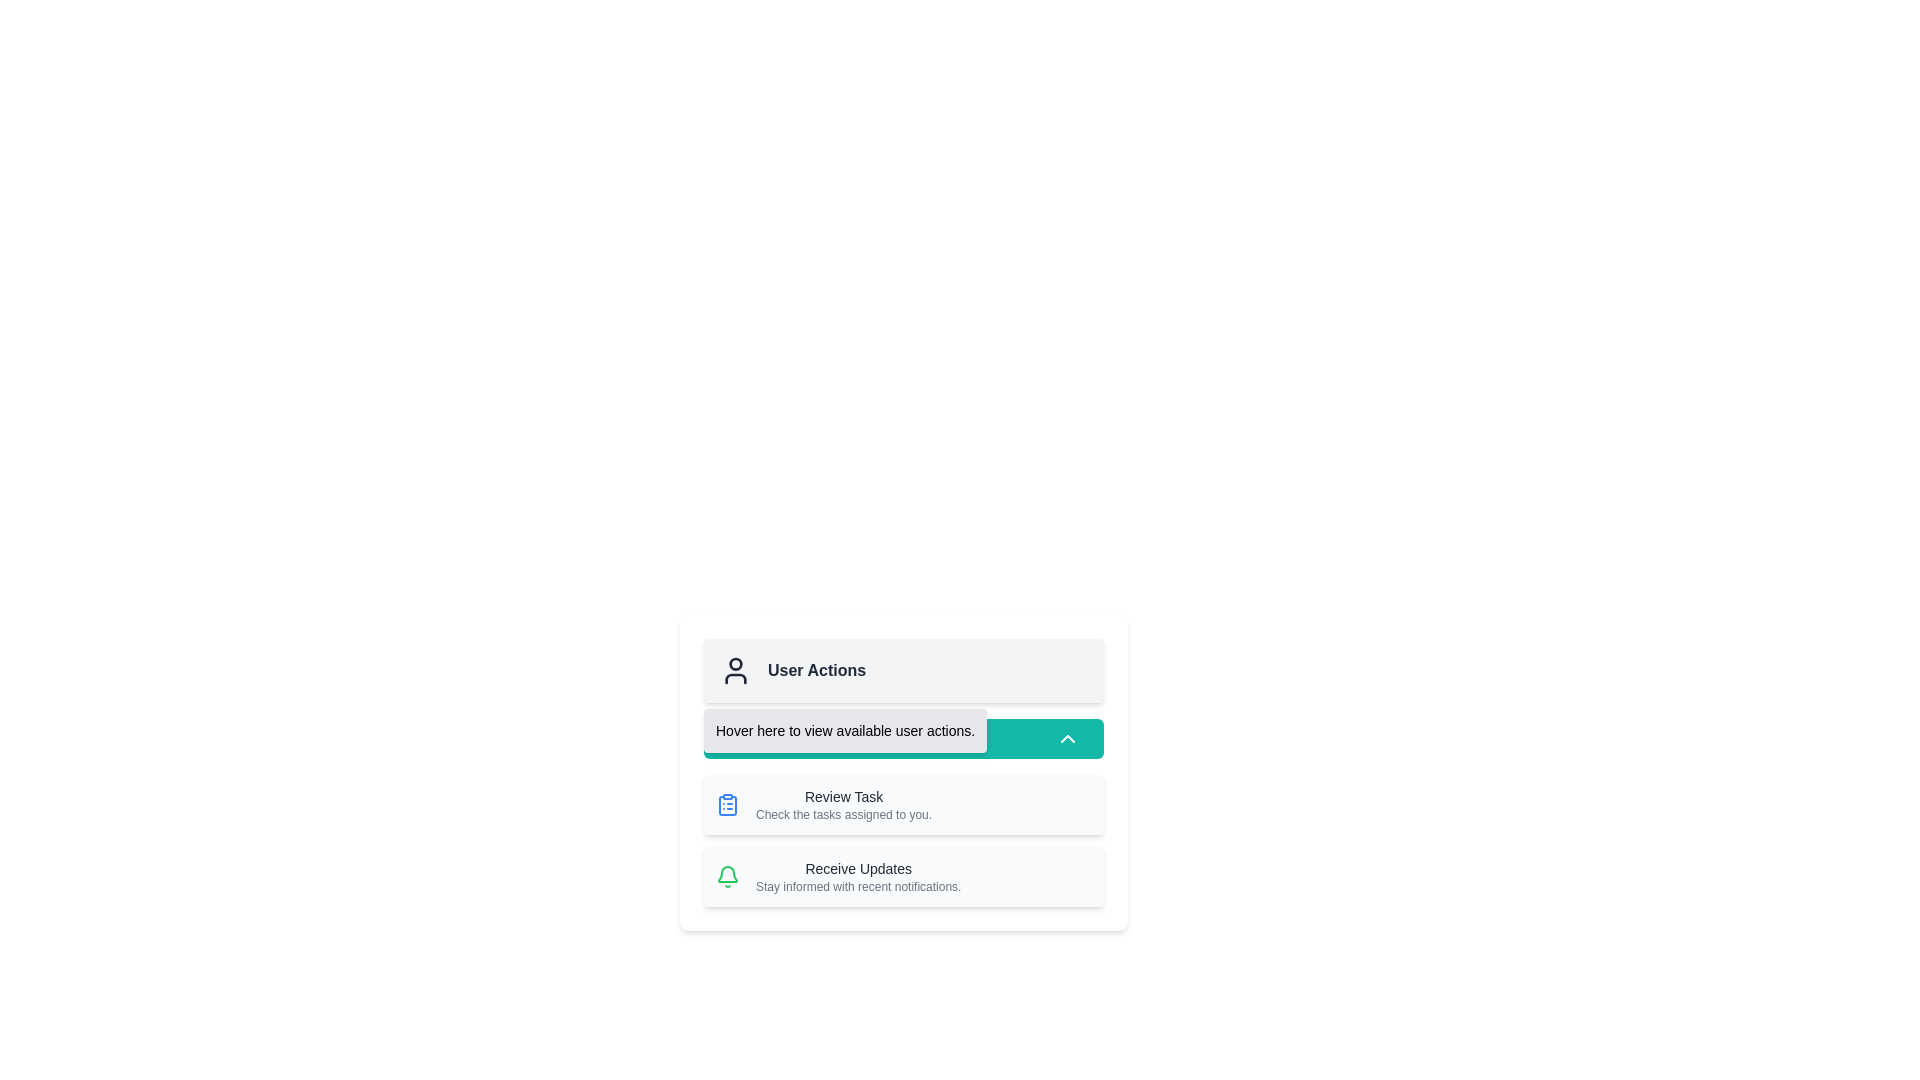 The height and width of the screenshot is (1080, 1920). What do you see at coordinates (858, 886) in the screenshot?
I see `the supplementary information text located beneath the 'Receive Updates' heading within its card, aligned to the left side of the text content area` at bounding box center [858, 886].